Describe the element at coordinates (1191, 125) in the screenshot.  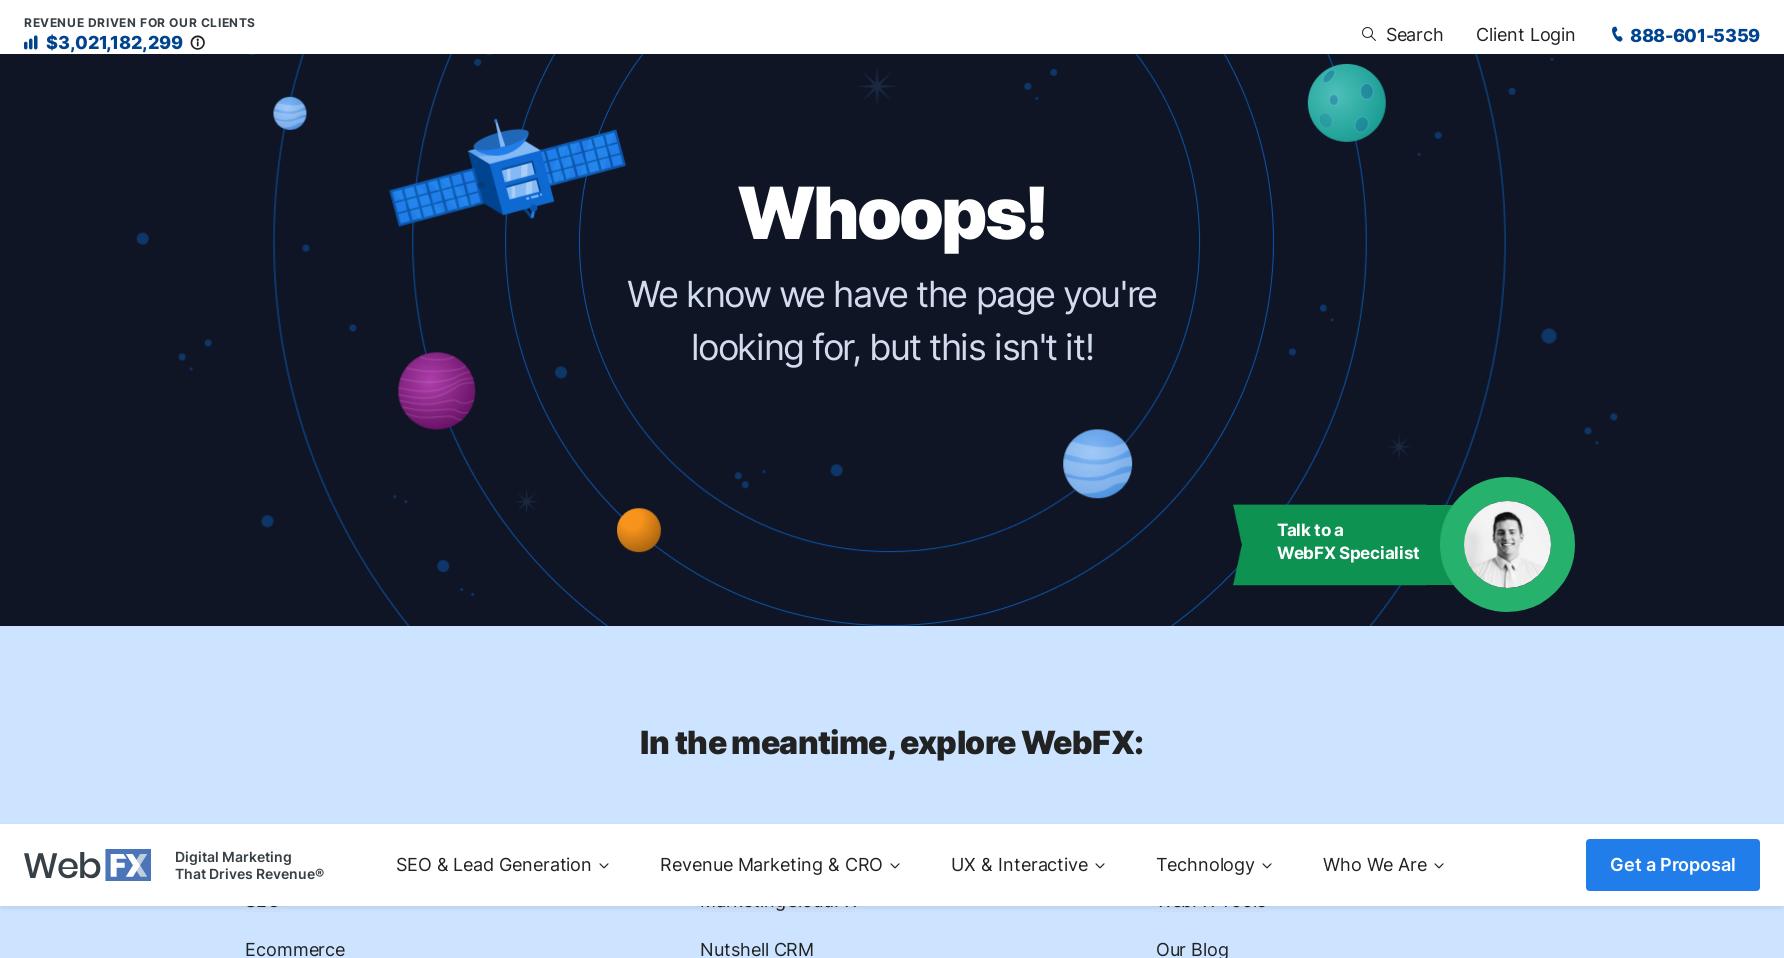
I see `'Our Blog'` at that location.